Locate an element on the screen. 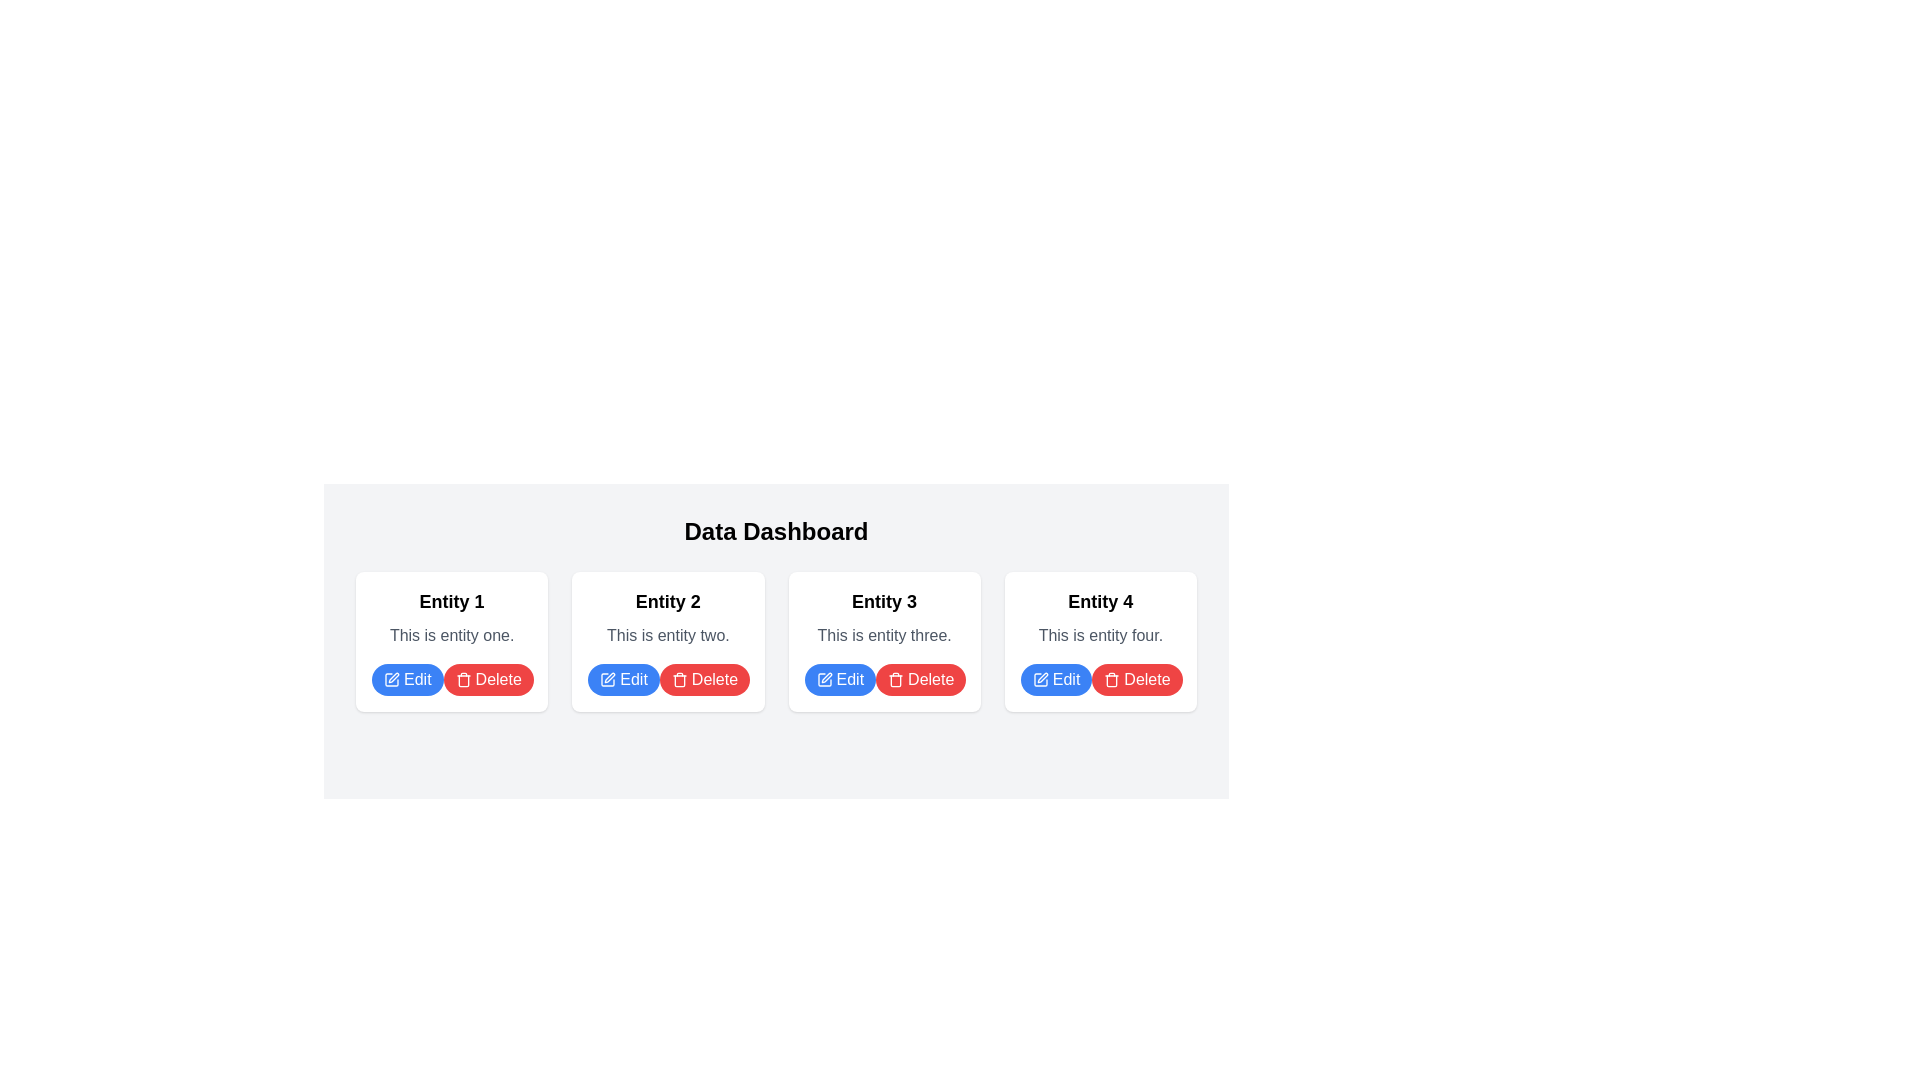 Image resolution: width=1920 pixels, height=1080 pixels. the delete button located to the right of the 'Edit' button in the lower section of the card for 'Entity 1' to observe the hover effect is located at coordinates (488, 678).